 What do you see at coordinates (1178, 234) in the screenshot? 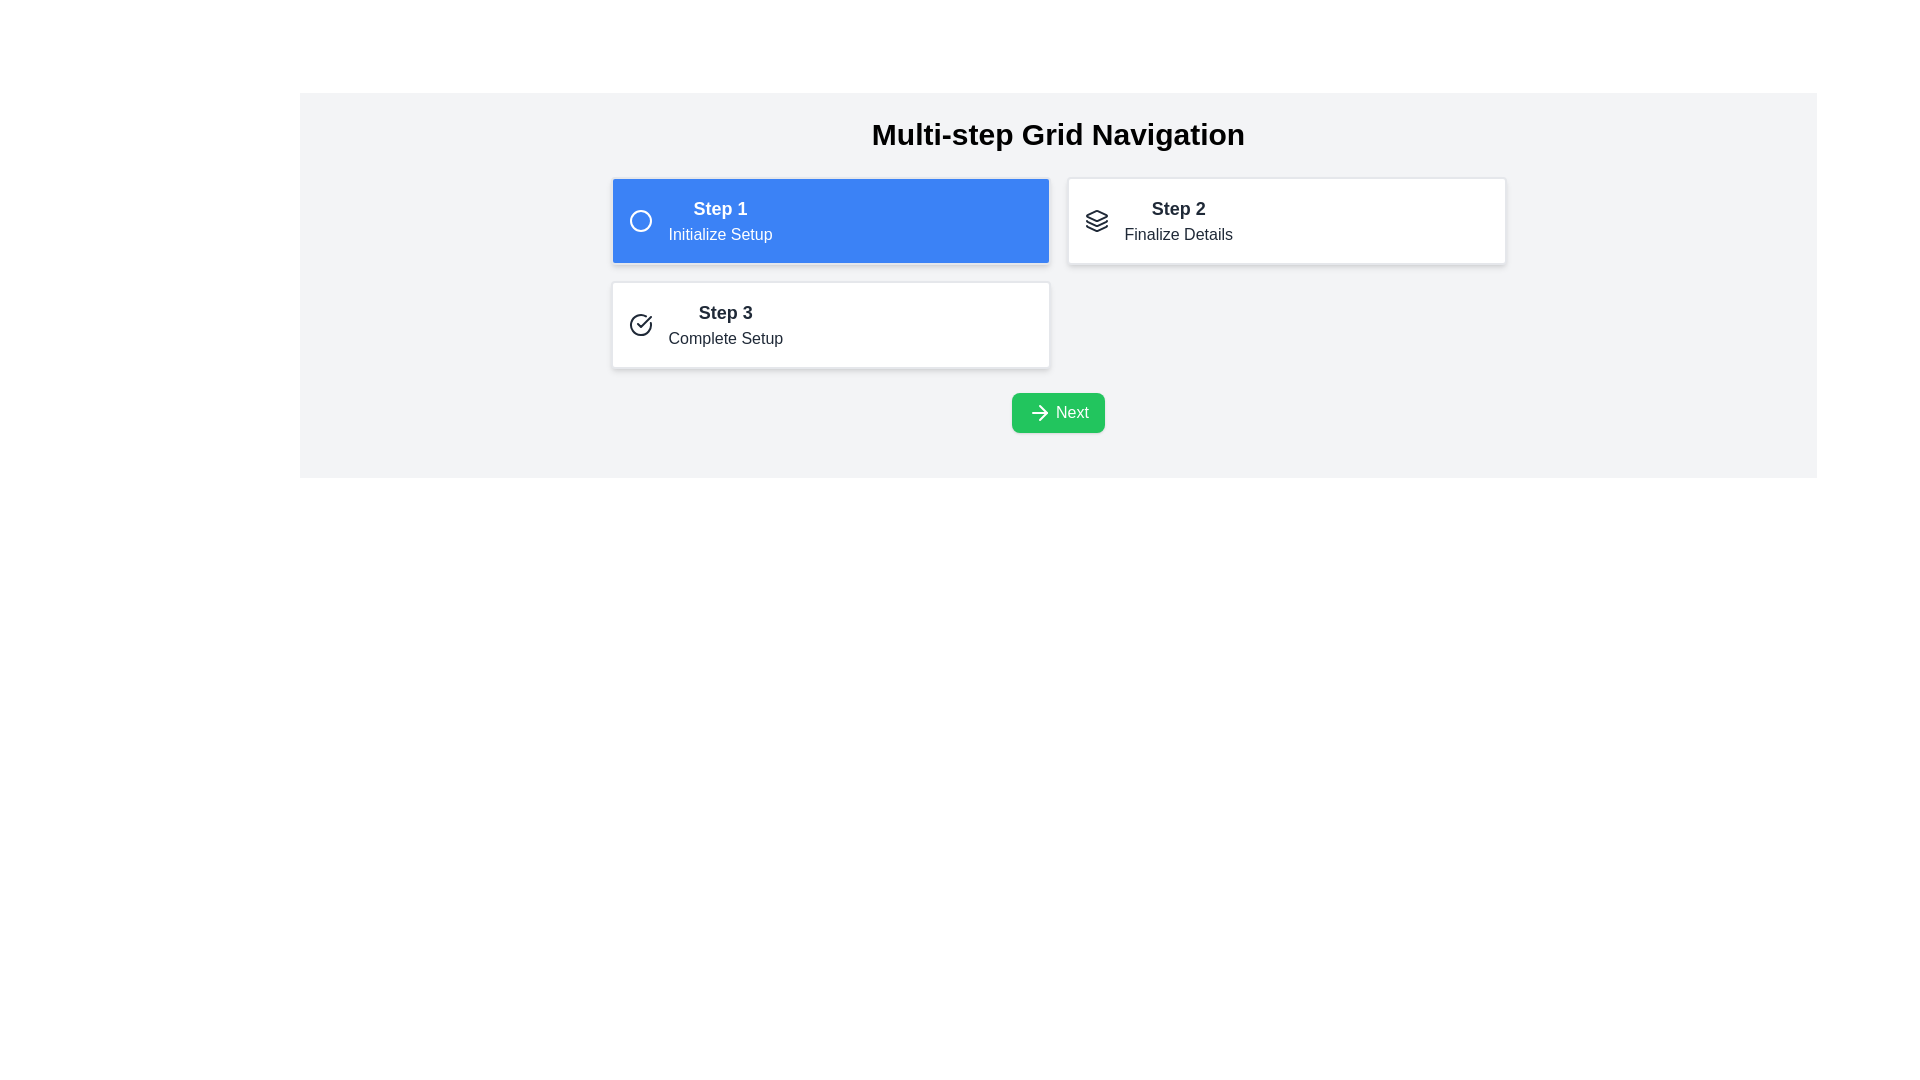
I see `the static text label displaying 'Finalize Details', which is located beneath the bolded 'Step 2' text in the upper-right quadrant of the multistep navigation grid` at bounding box center [1178, 234].